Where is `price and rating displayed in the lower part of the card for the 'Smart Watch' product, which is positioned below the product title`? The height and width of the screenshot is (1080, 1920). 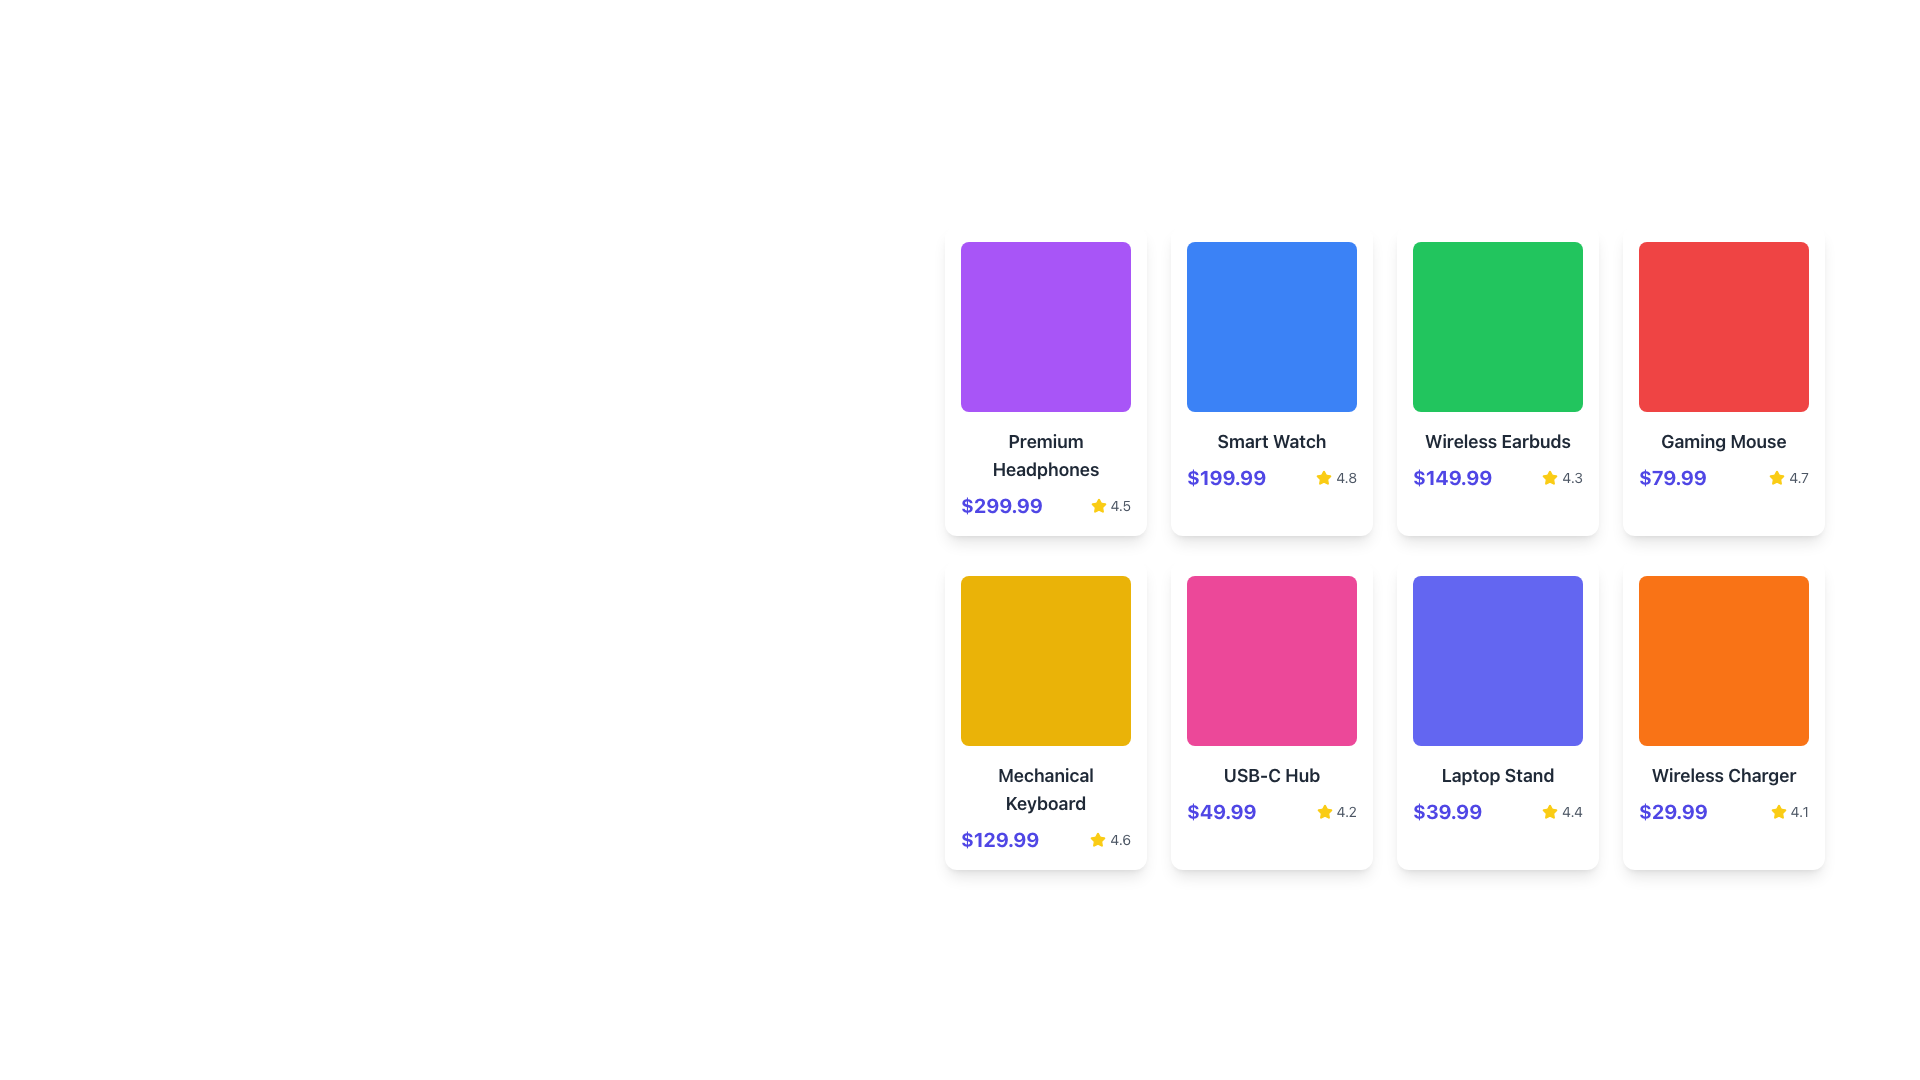 price and rating displayed in the lower part of the card for the 'Smart Watch' product, which is positioned below the product title is located at coordinates (1271, 478).